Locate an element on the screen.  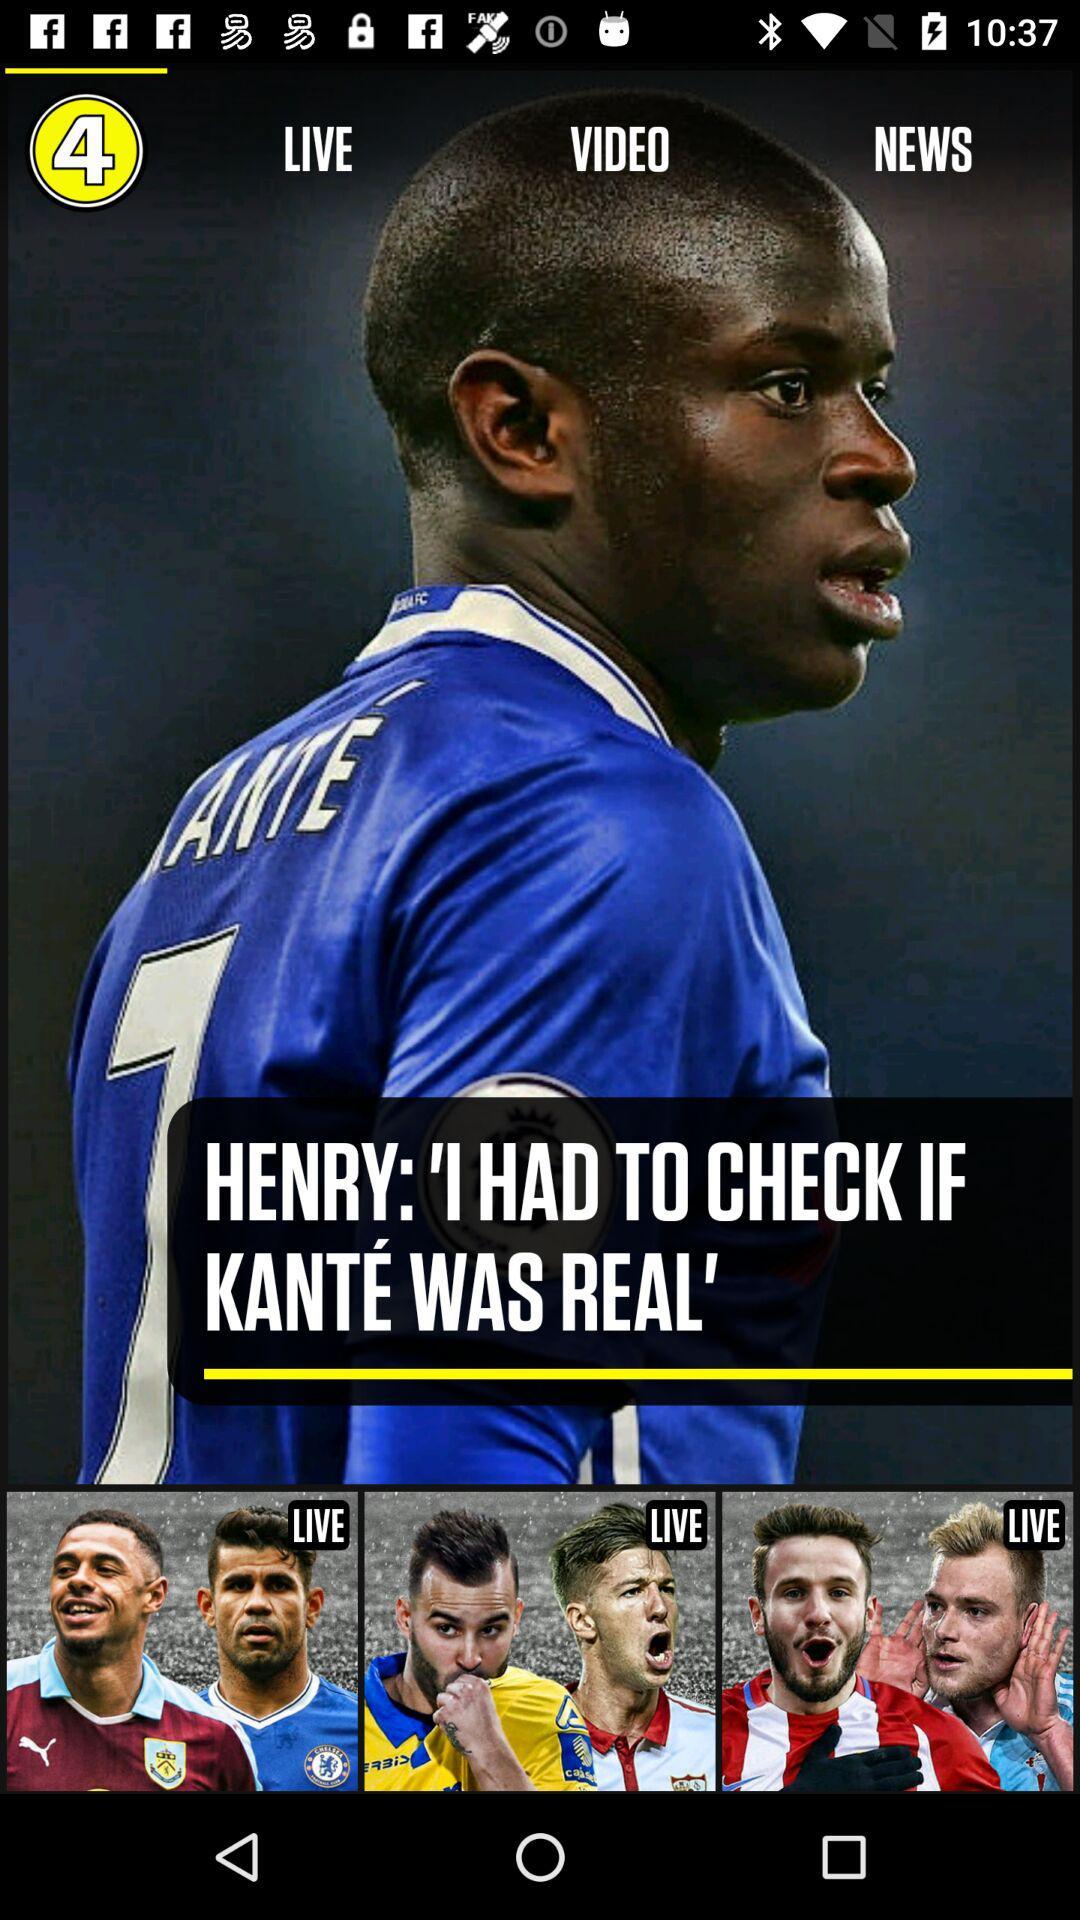
the option beside the number 4 is located at coordinates (317, 149).